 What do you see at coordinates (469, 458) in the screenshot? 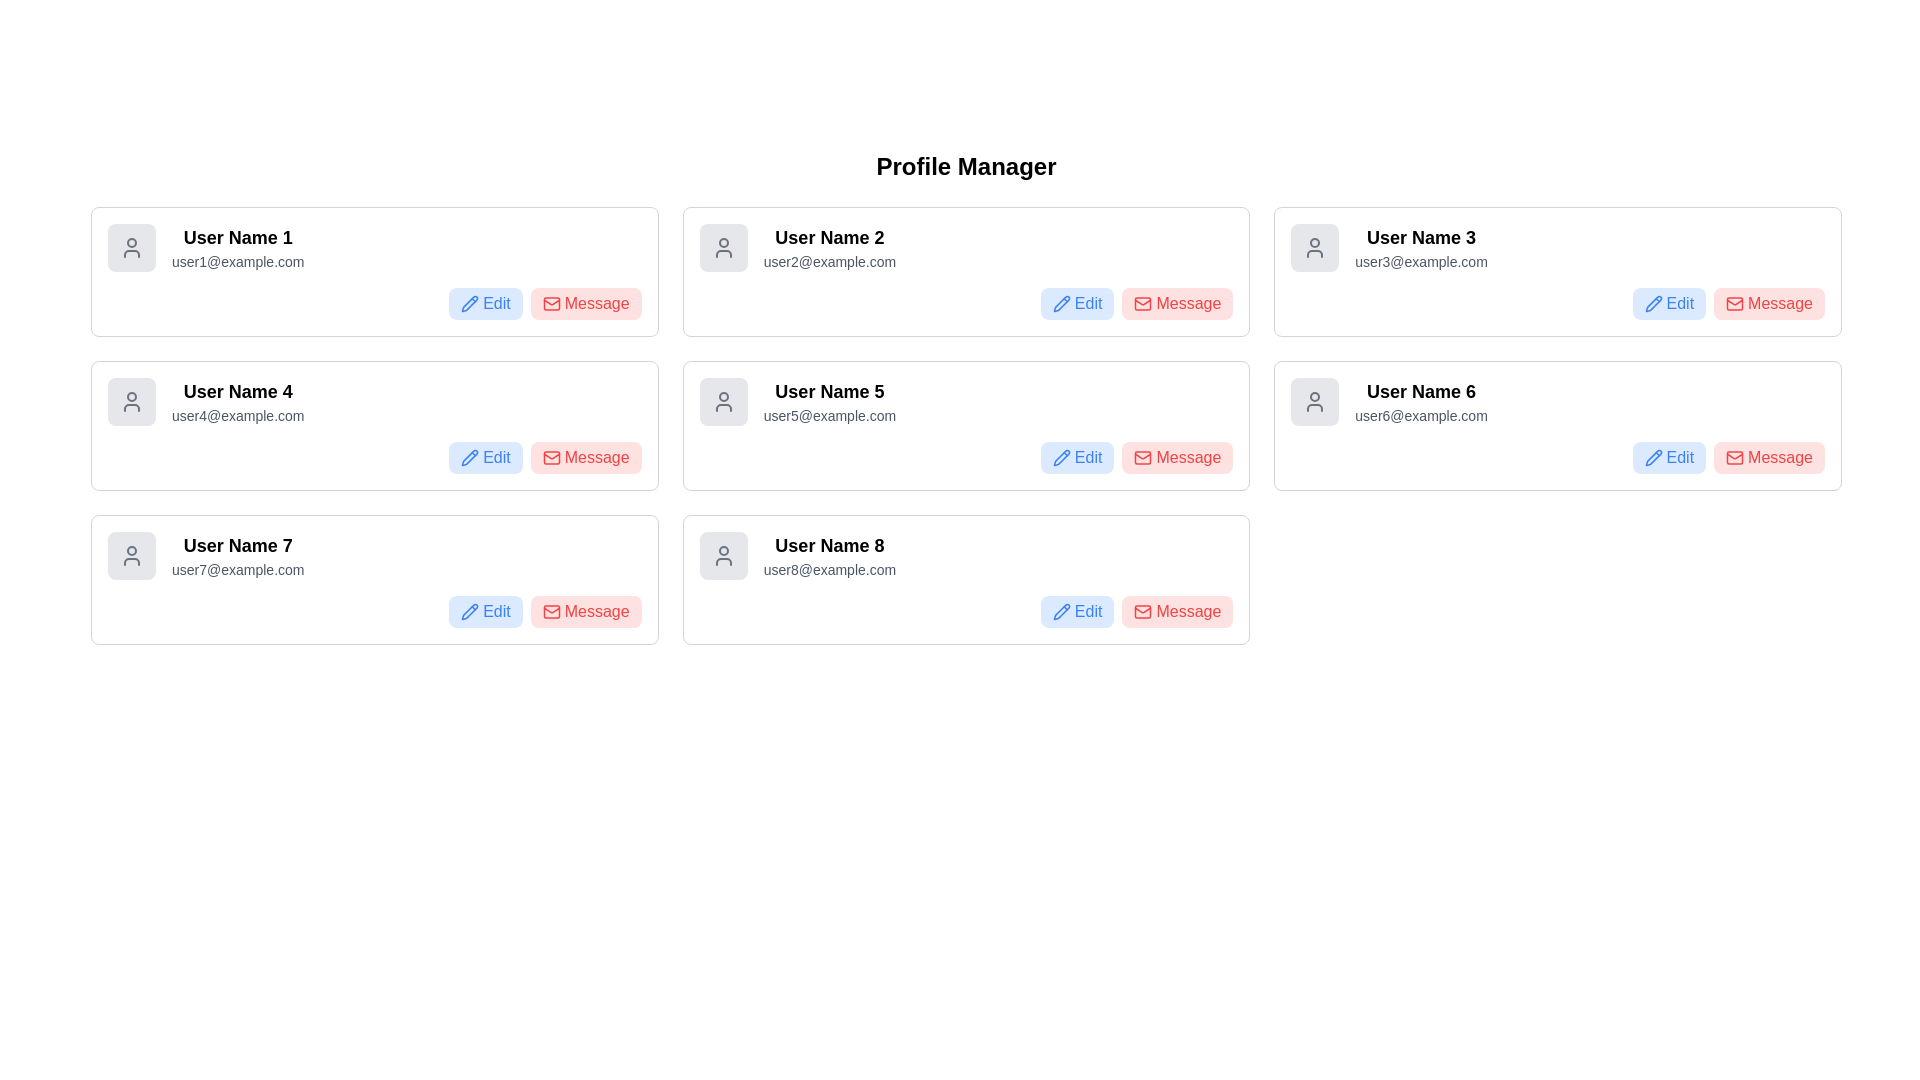
I see `the pencil icon representing the edit action located beside the 'Edit' text within the blue-highlighted button in the second user card of the layout` at bounding box center [469, 458].